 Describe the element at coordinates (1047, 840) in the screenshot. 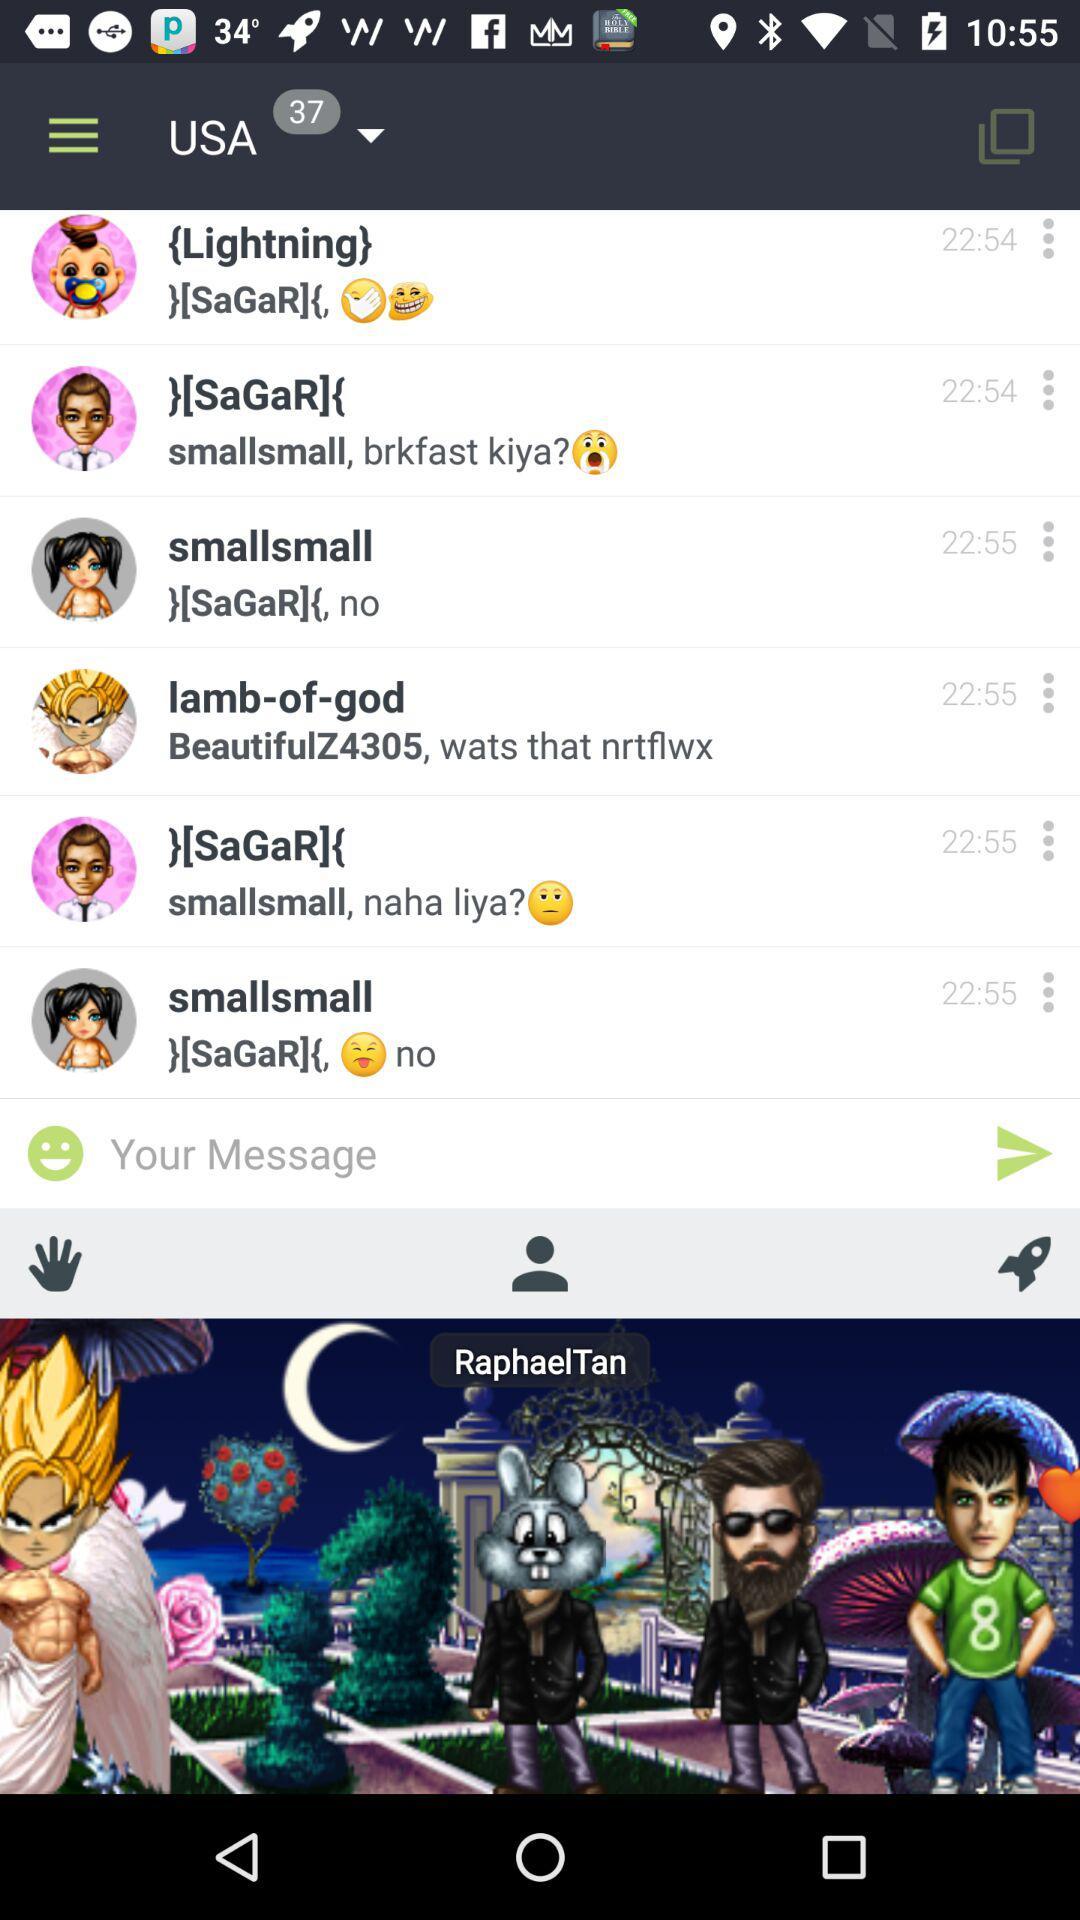

I see `apps` at that location.